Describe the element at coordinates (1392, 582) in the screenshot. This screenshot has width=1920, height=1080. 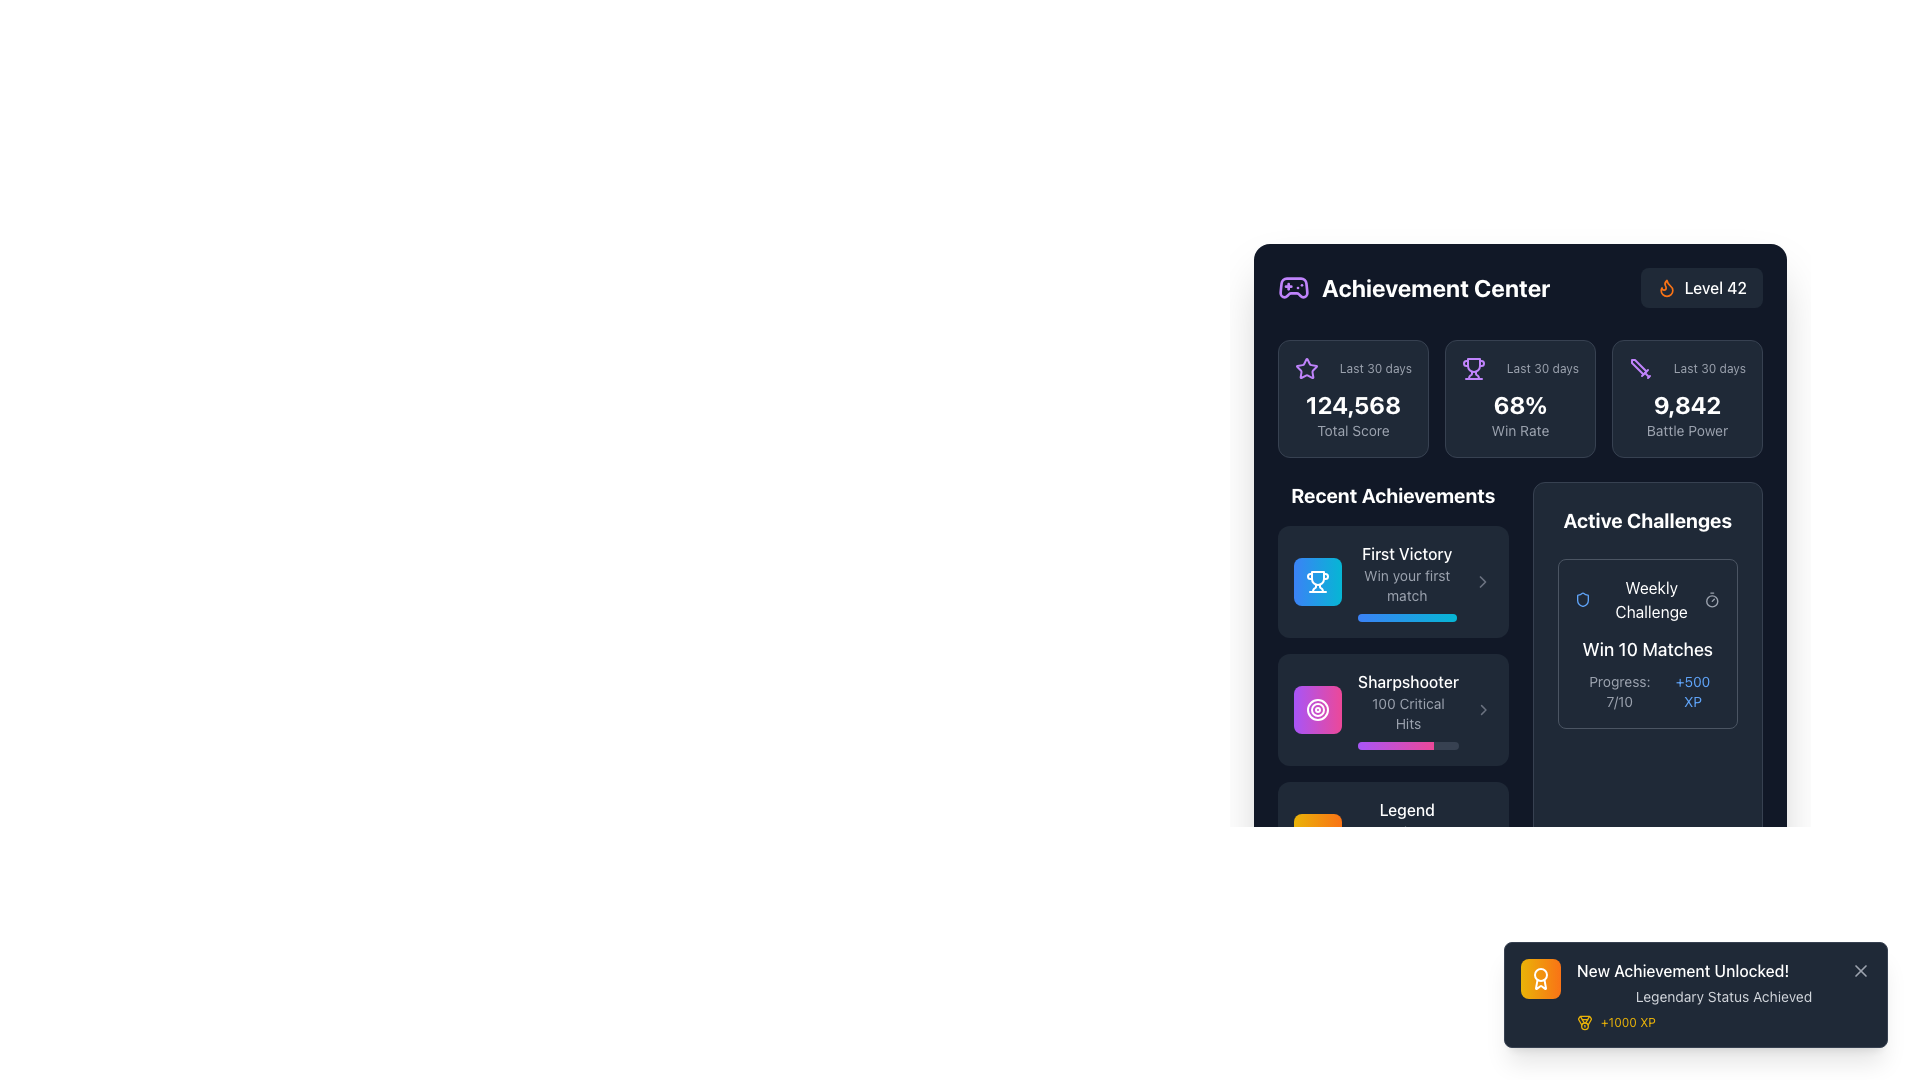
I see `the first listed achievement in the 'Recent Achievements' section, which displays its name and description` at that location.